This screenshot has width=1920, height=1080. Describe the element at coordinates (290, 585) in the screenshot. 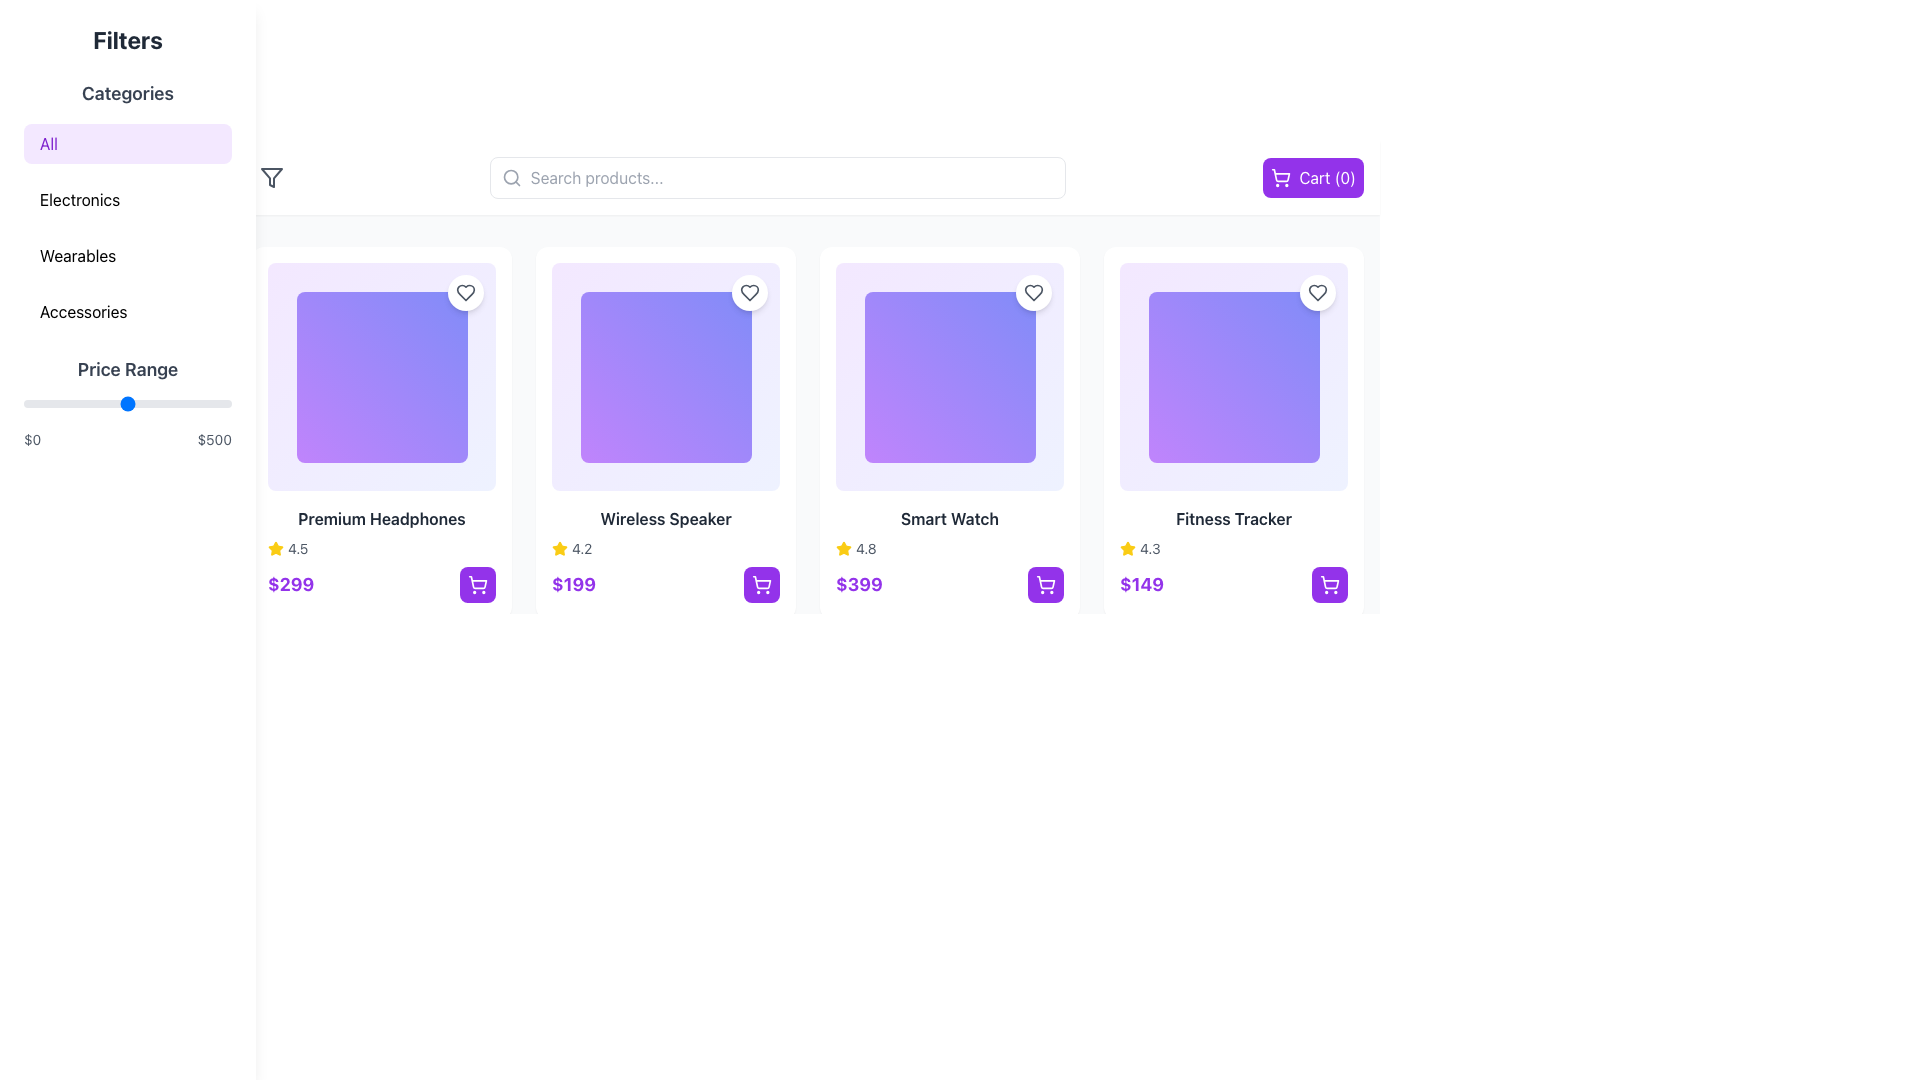

I see `the text label displaying '$299' in bold, large purple font located at the bottom-left corner of the 'Premium Headphones' product card` at that location.